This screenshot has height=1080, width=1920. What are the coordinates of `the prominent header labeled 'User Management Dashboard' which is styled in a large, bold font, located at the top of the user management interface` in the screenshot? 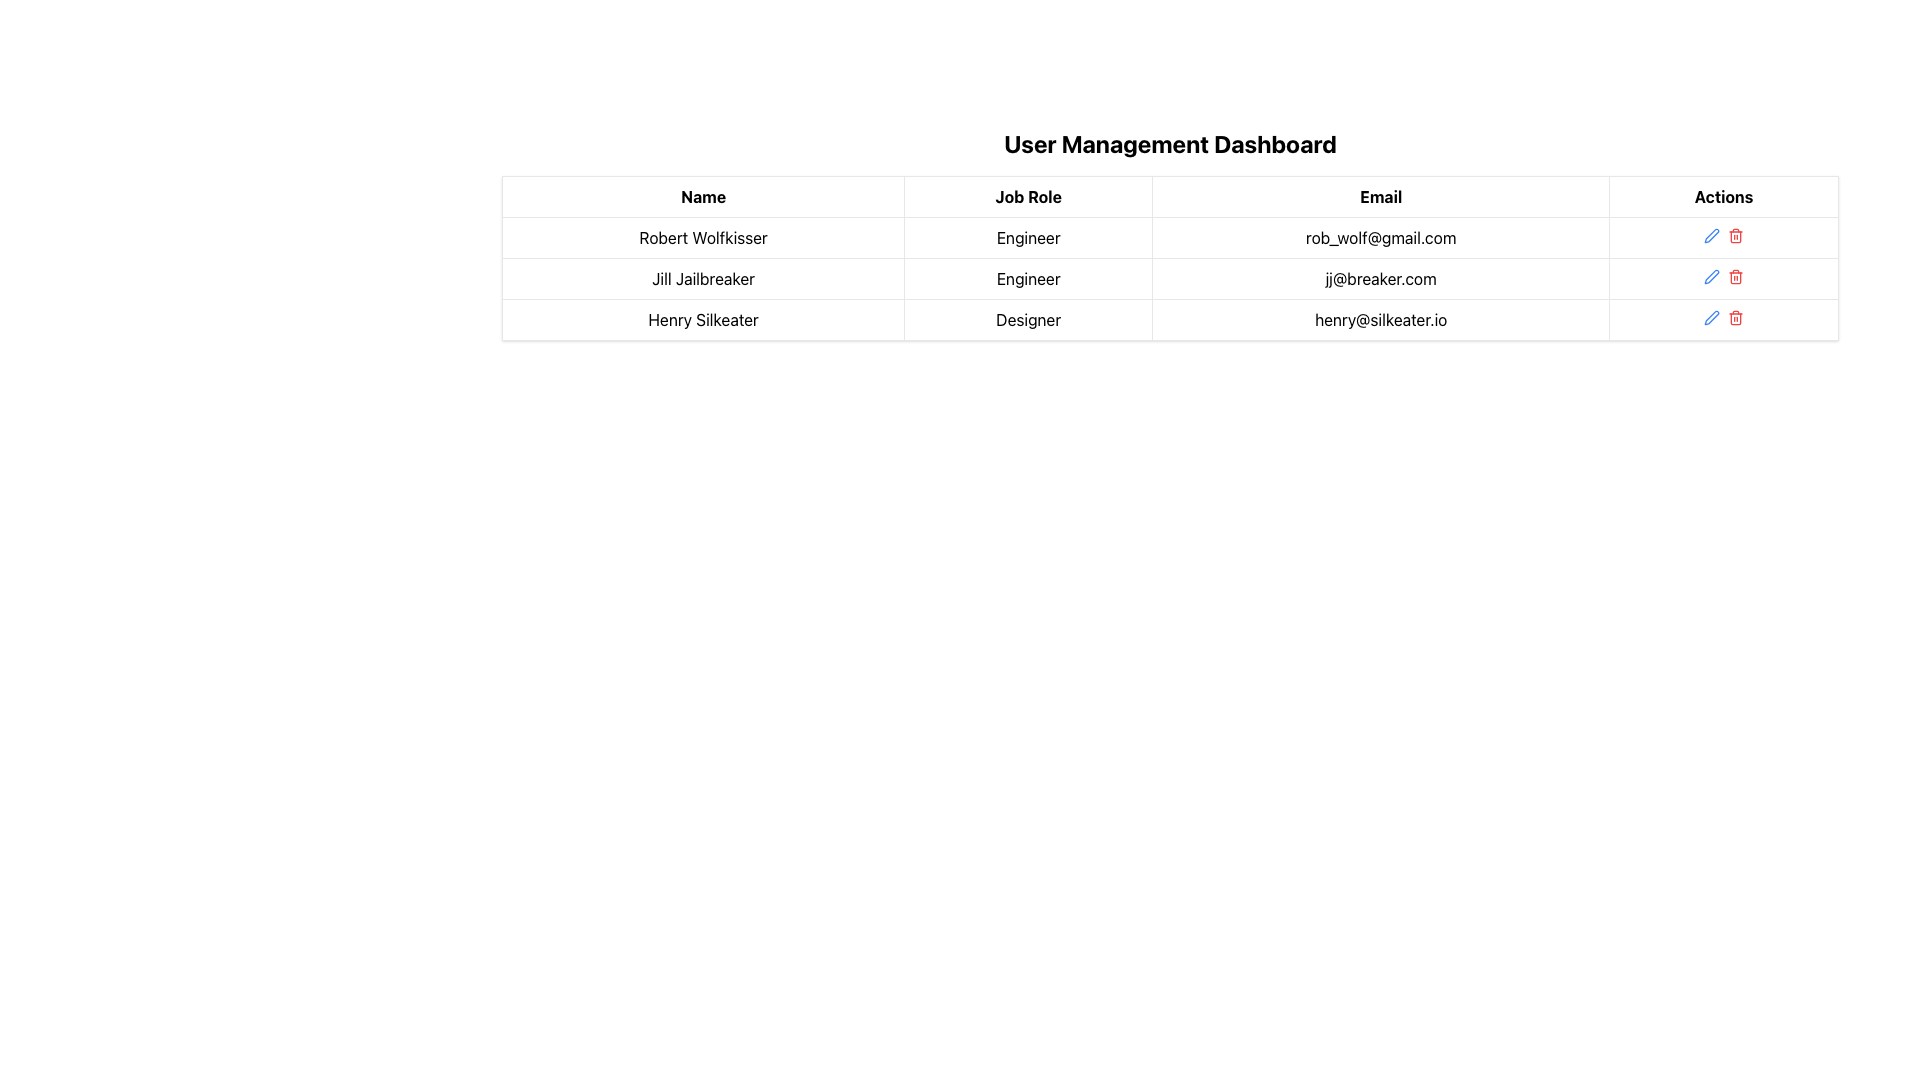 It's located at (1170, 142).